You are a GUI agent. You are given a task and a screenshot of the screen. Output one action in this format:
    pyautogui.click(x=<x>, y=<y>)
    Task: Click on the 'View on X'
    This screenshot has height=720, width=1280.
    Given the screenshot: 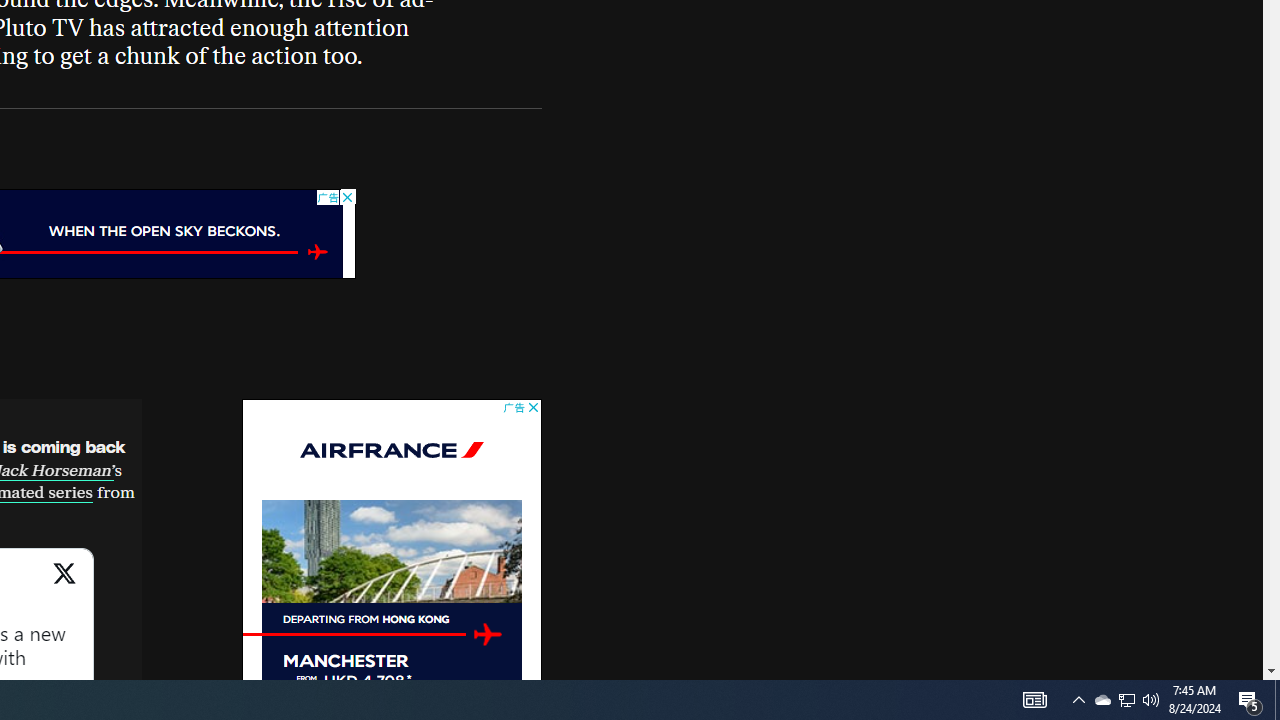 What is the action you would take?
    pyautogui.click(x=64, y=584)
    